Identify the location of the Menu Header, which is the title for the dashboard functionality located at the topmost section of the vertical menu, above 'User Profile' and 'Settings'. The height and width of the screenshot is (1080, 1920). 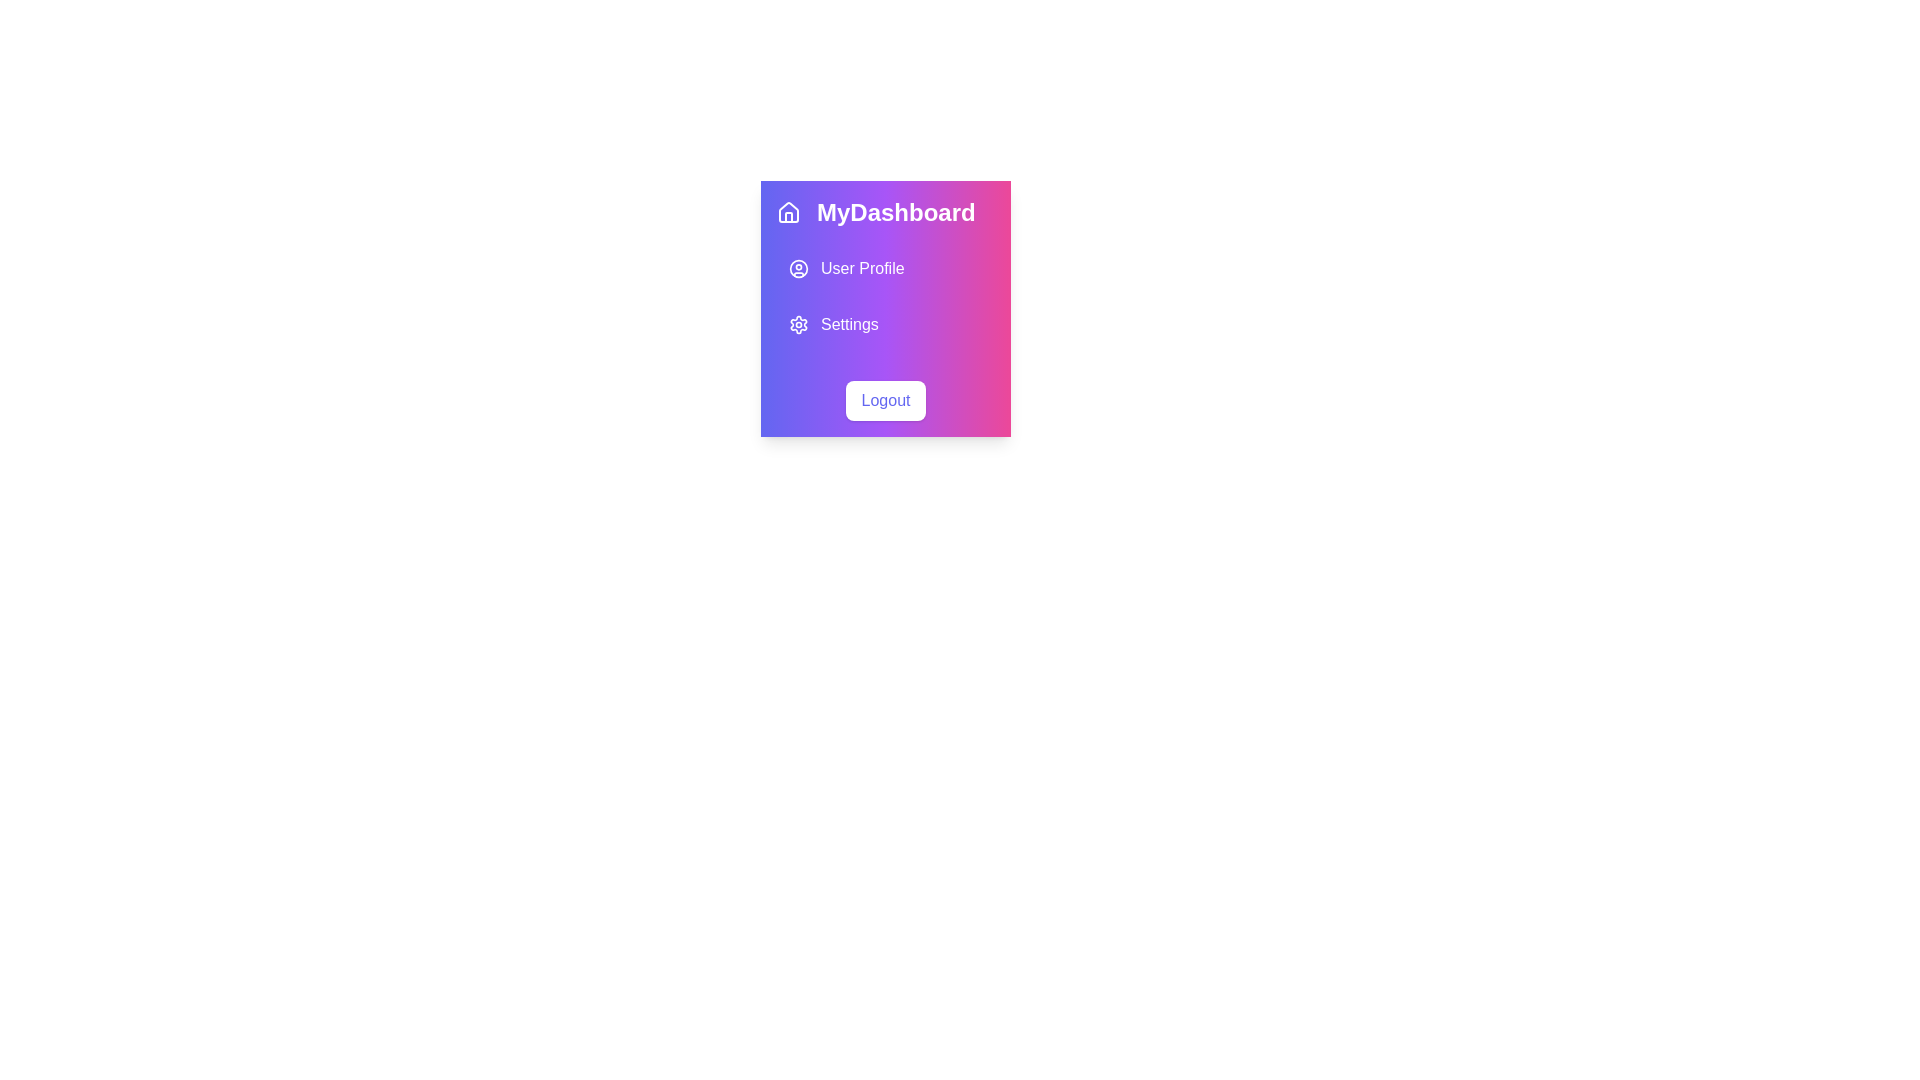
(885, 212).